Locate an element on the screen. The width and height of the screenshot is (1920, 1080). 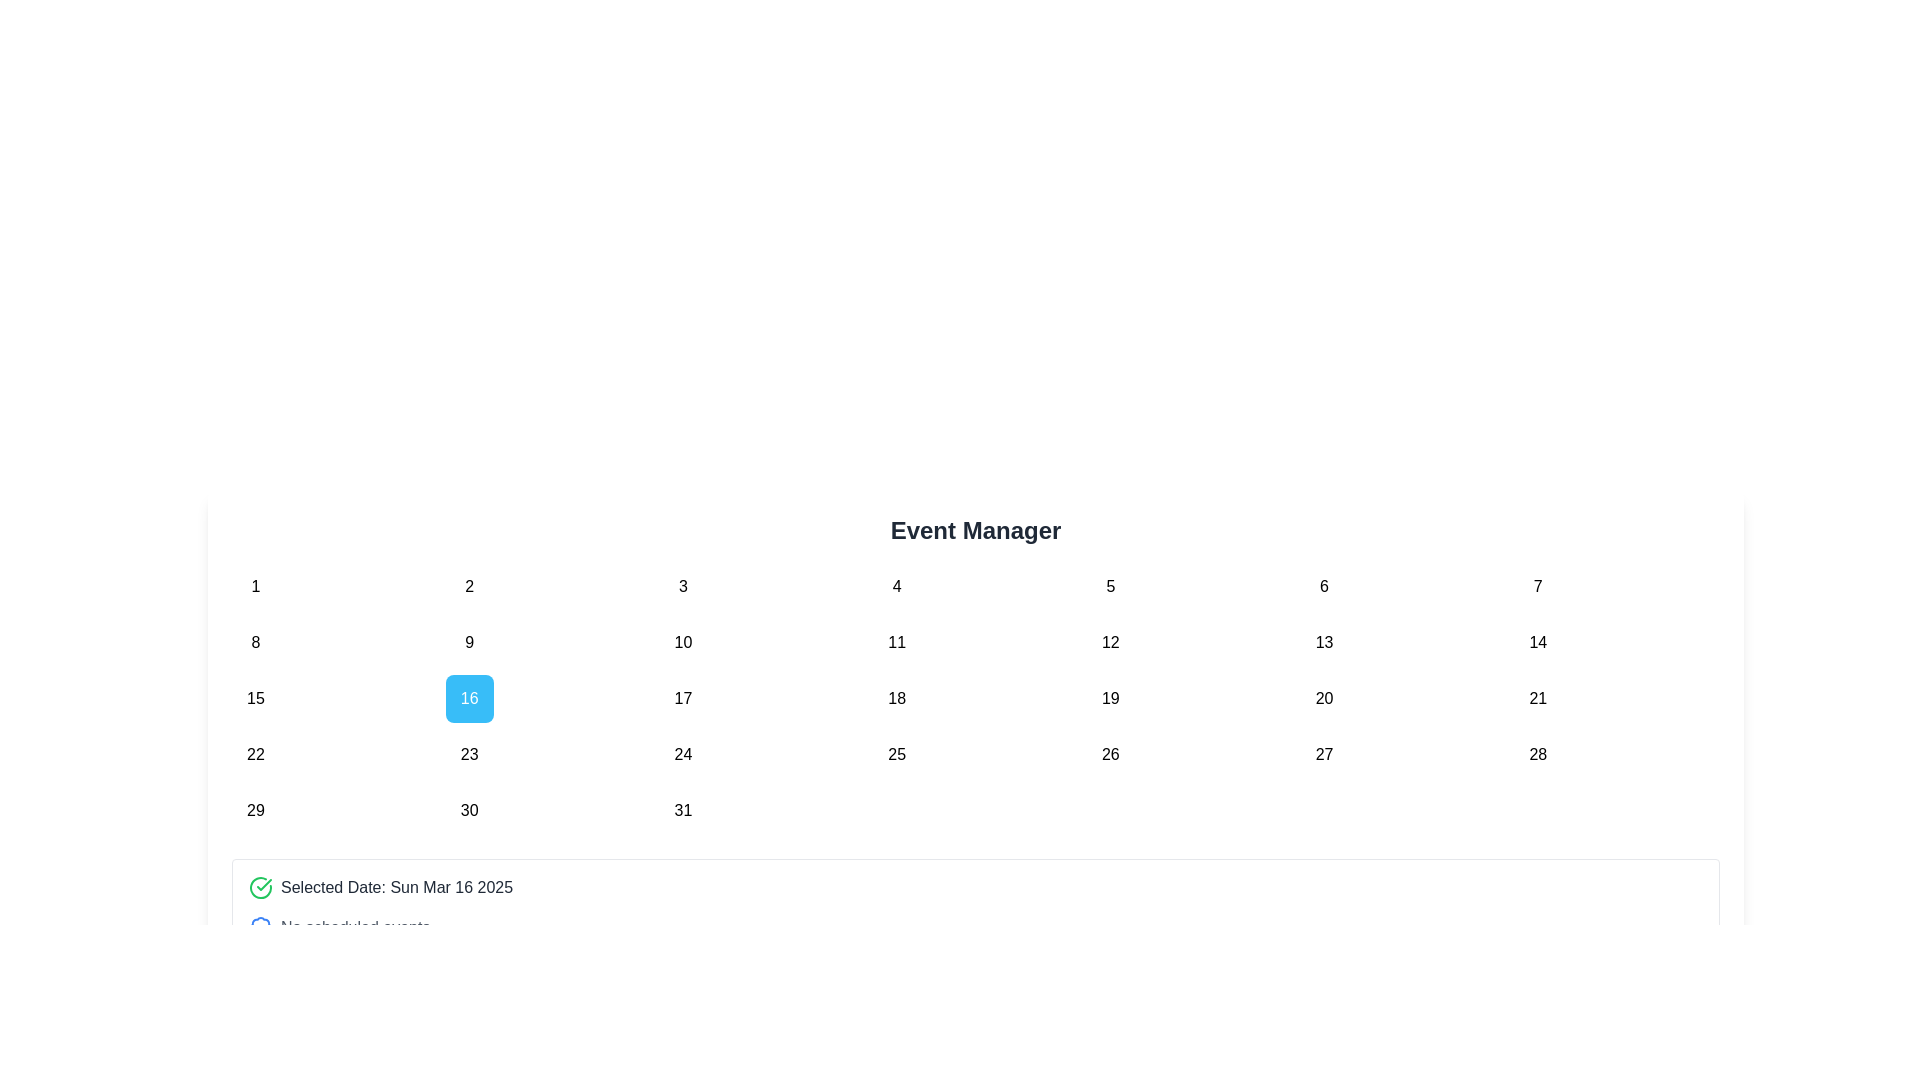
the square button displaying the number '28' located in the 7th position of the fourth row in a 7x5 grid layout is located at coordinates (1537, 755).